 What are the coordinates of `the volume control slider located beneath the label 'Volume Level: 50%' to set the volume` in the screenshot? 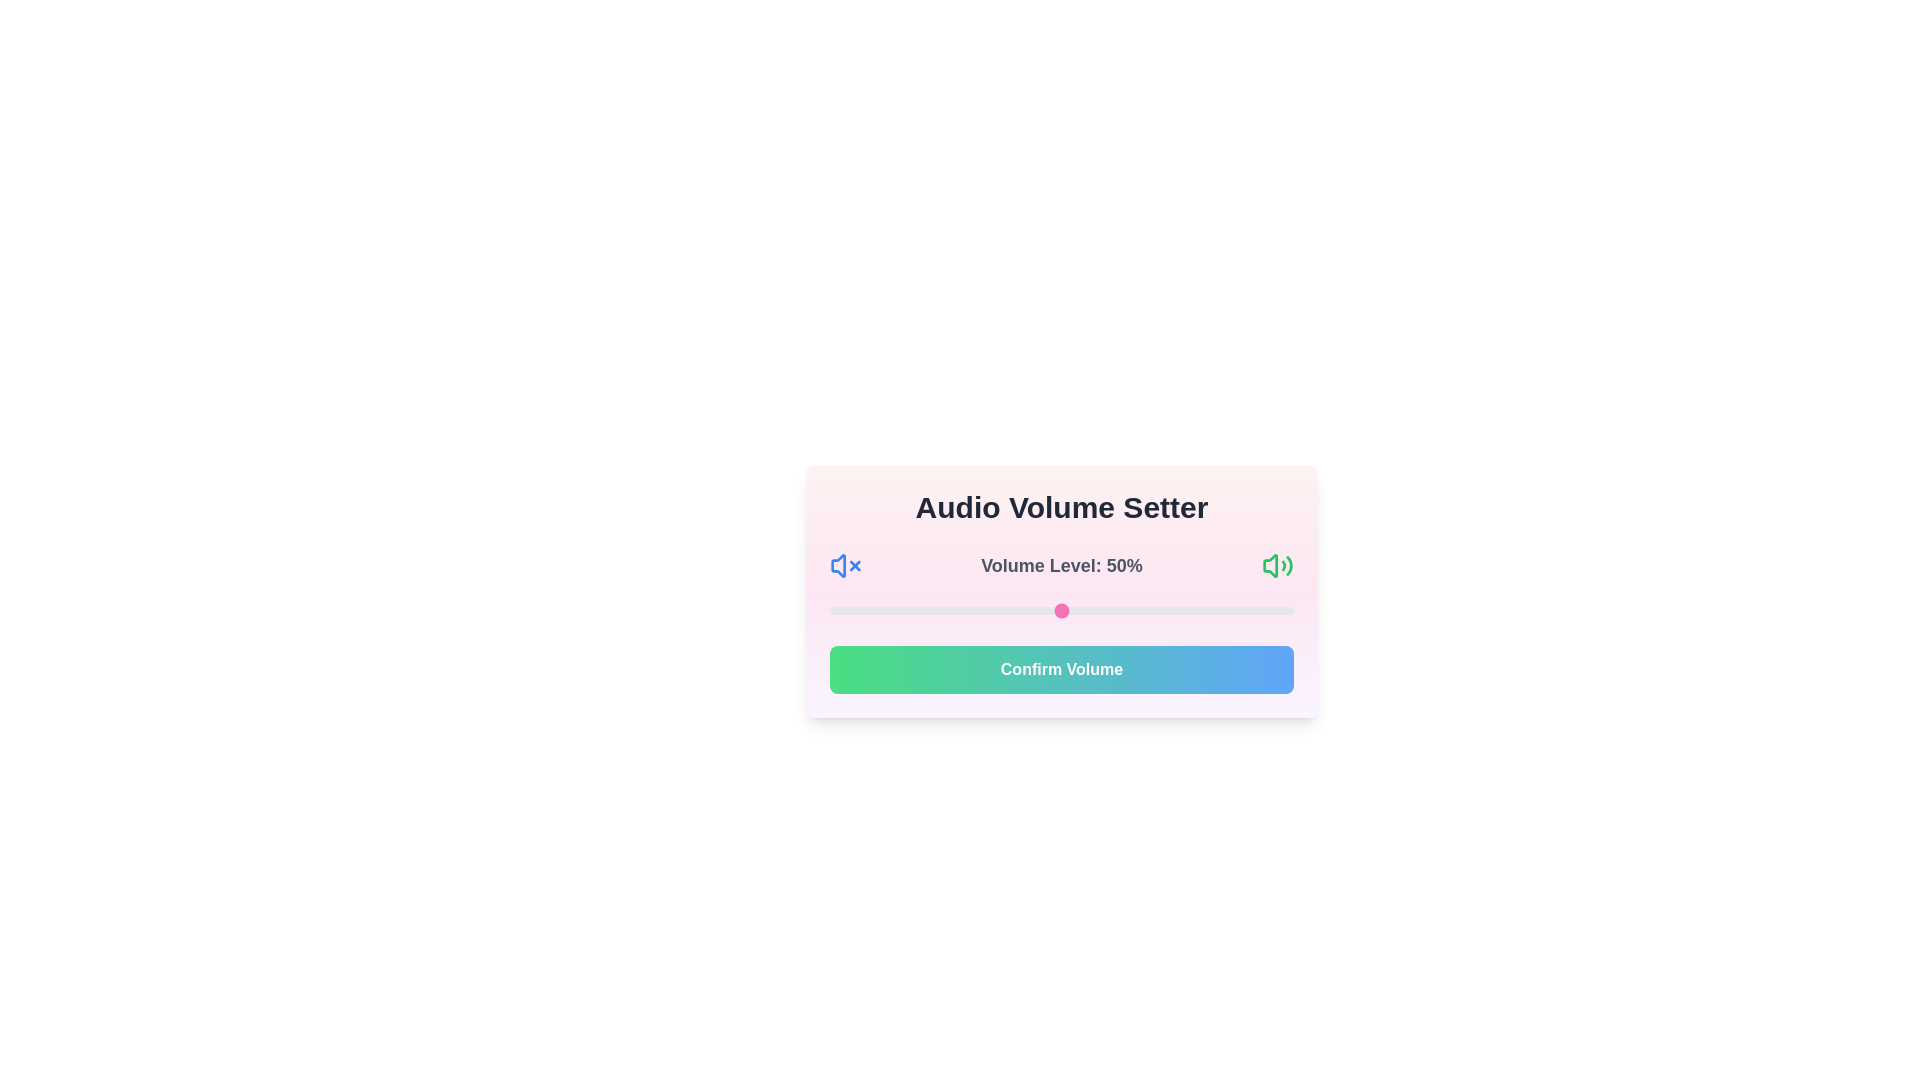 It's located at (1060, 609).